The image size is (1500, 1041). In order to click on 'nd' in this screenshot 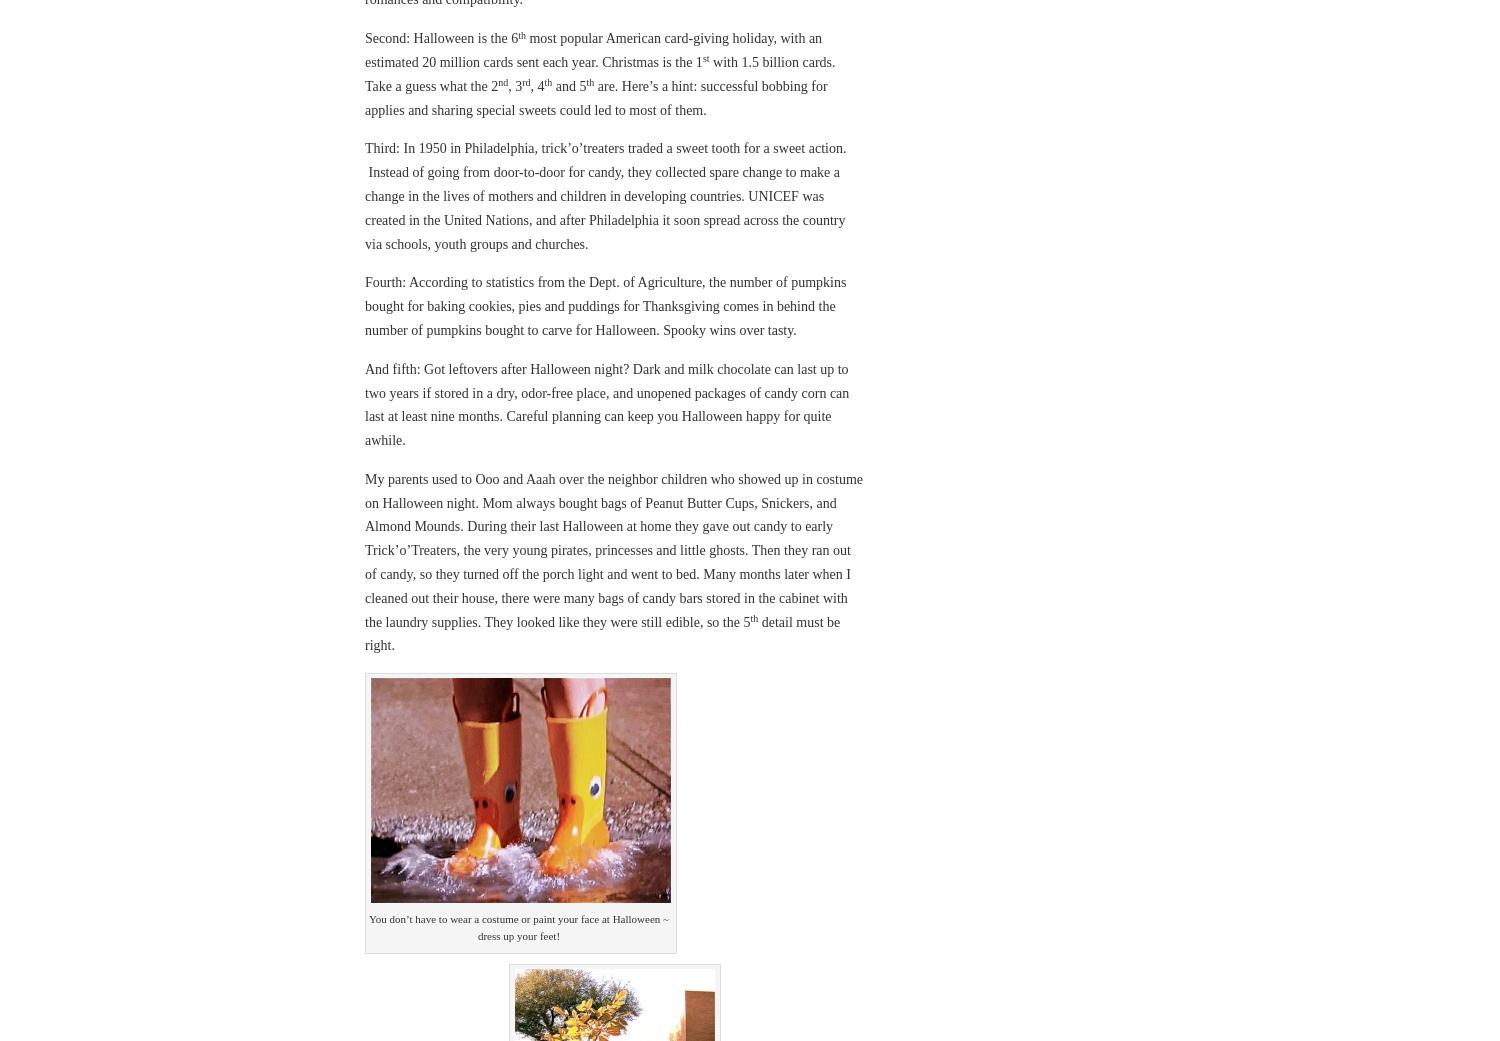, I will do `click(502, 81)`.